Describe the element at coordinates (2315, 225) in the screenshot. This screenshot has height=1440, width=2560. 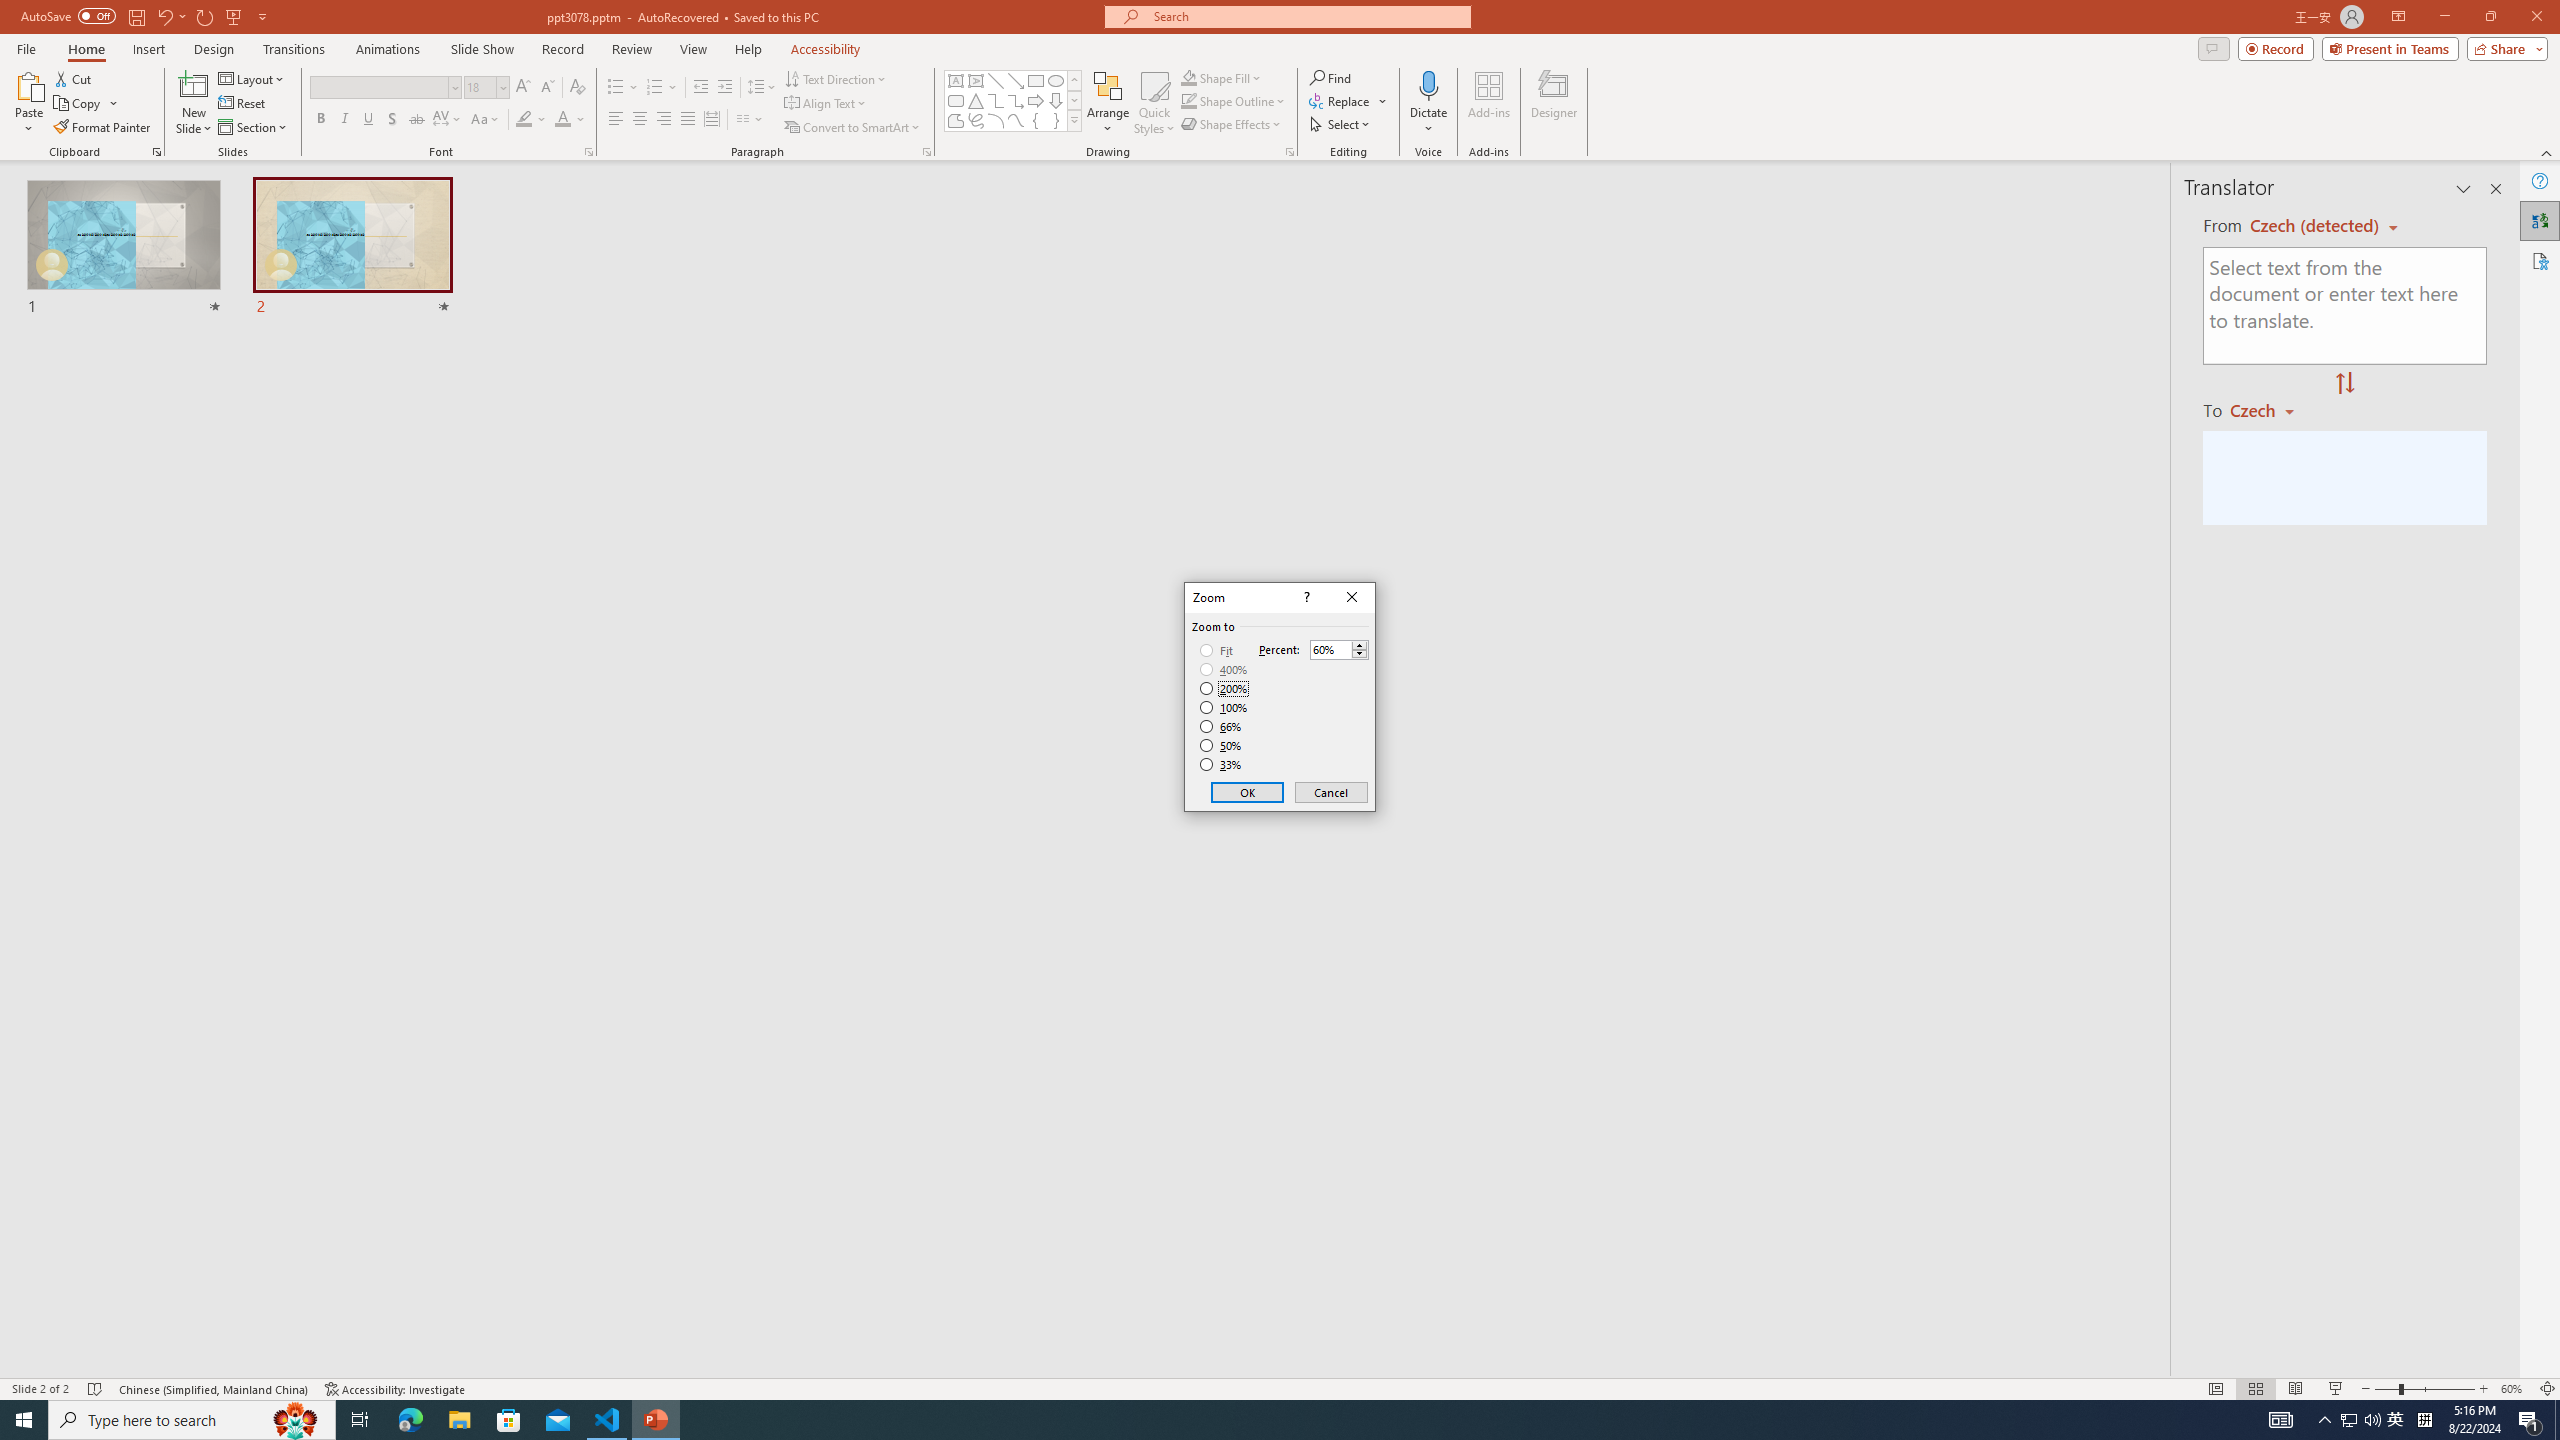
I see `'Czech (detected)'` at that location.